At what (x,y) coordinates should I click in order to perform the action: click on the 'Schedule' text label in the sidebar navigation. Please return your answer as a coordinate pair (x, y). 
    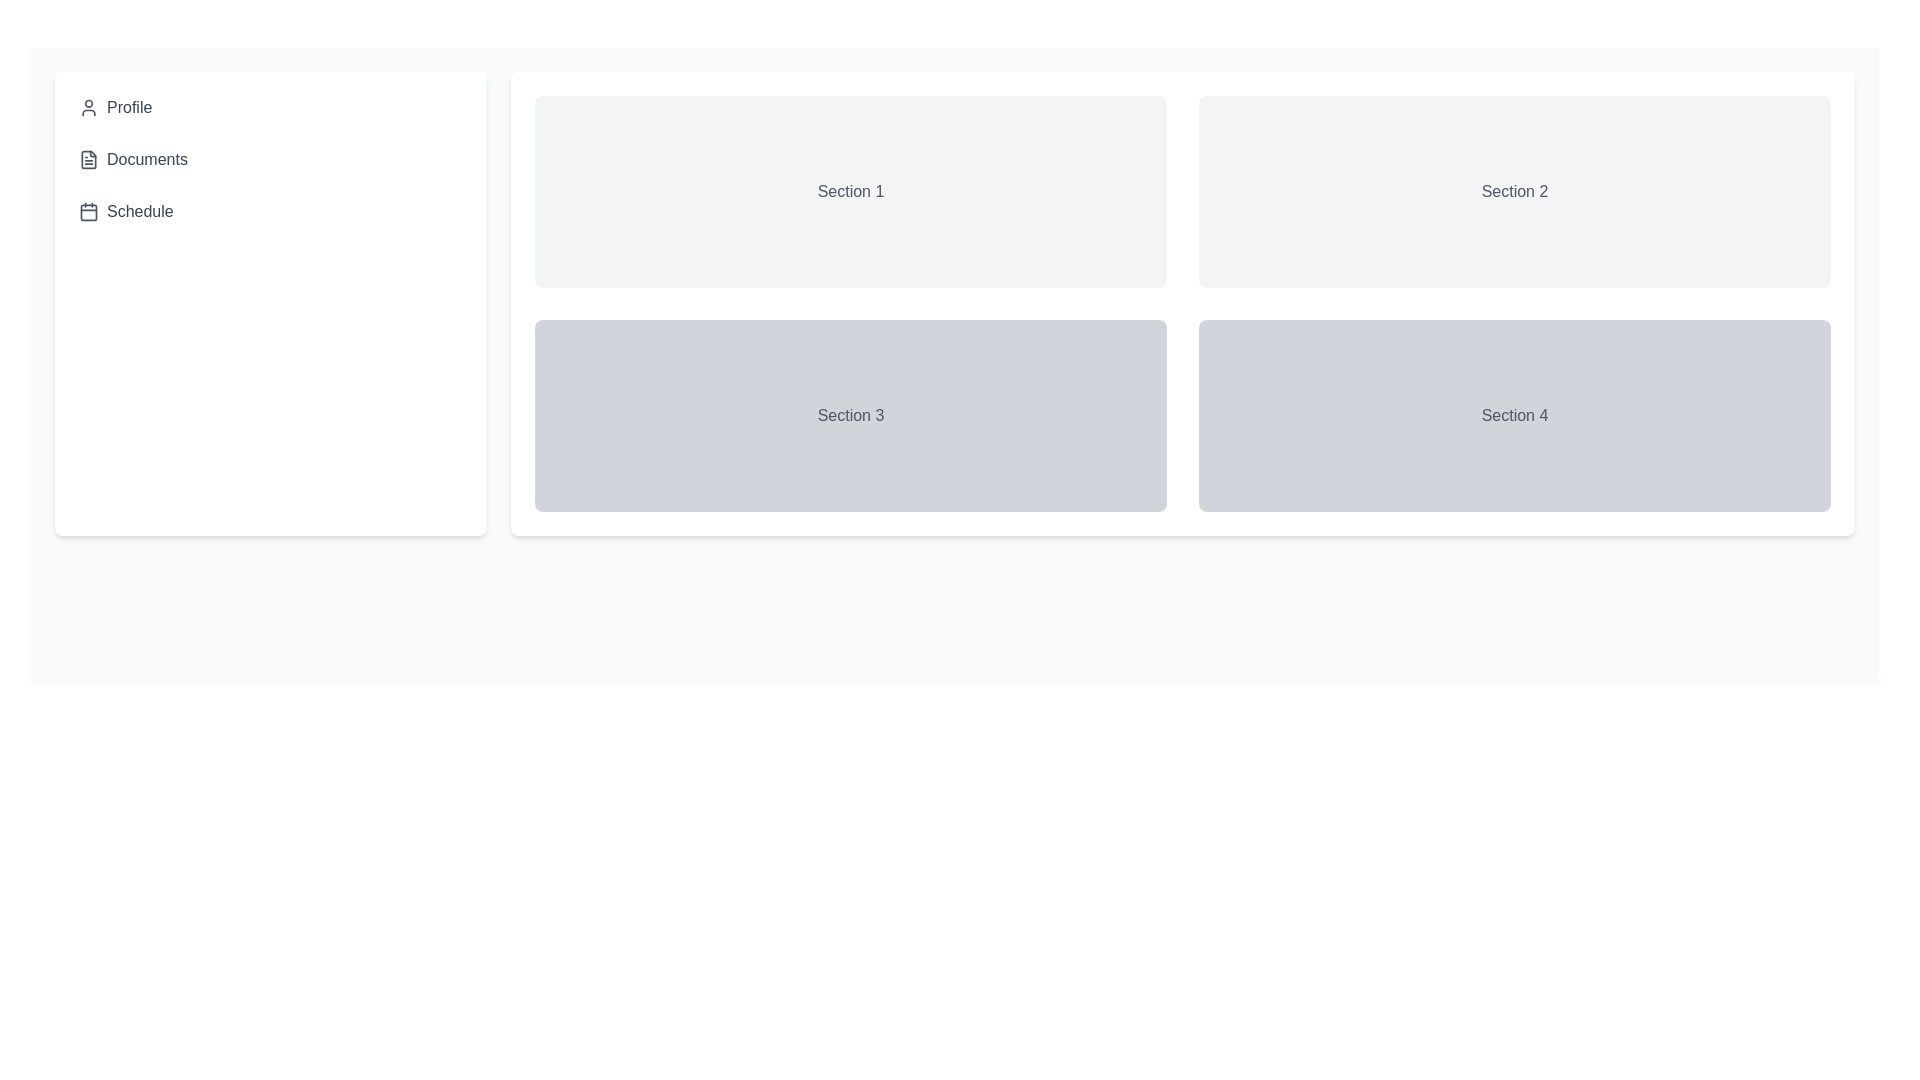
    Looking at the image, I should click on (139, 212).